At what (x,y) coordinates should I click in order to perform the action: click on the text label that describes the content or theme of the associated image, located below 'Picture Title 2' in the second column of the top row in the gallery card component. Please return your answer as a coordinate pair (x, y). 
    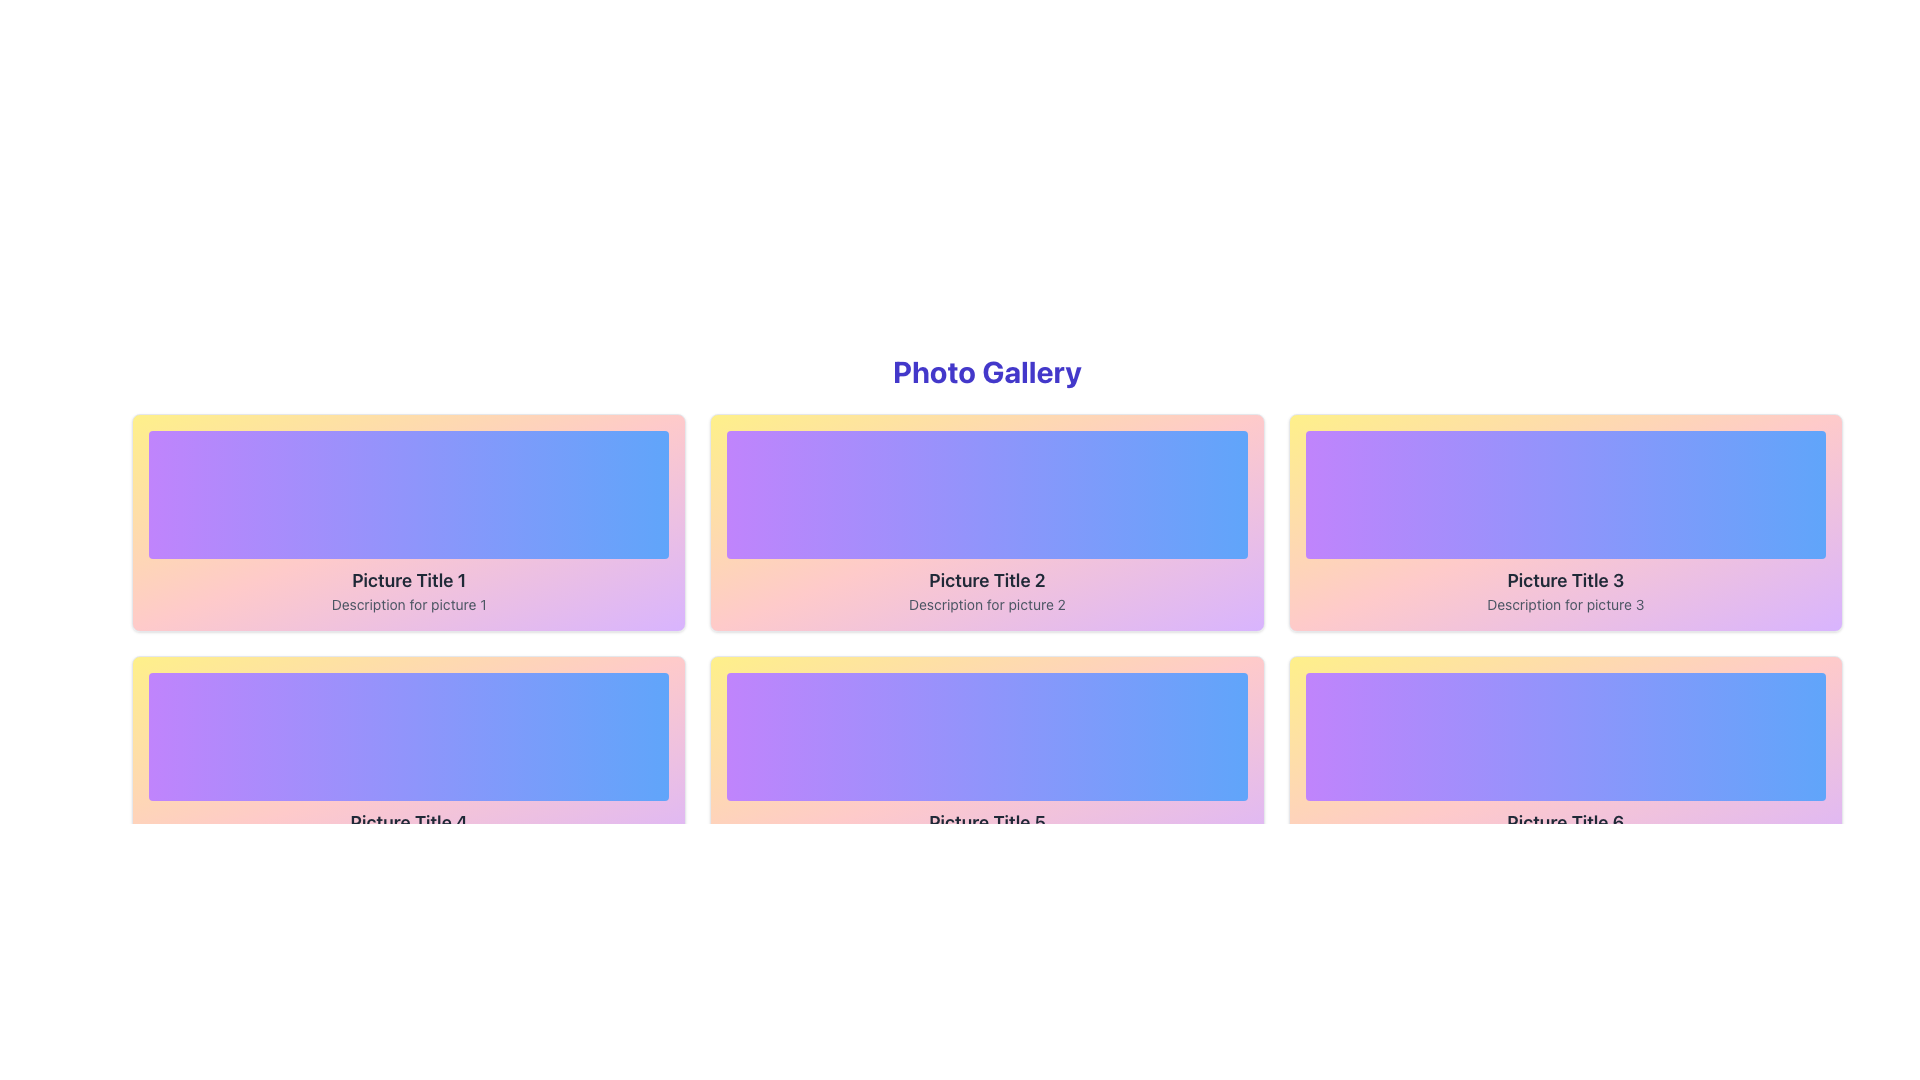
    Looking at the image, I should click on (987, 604).